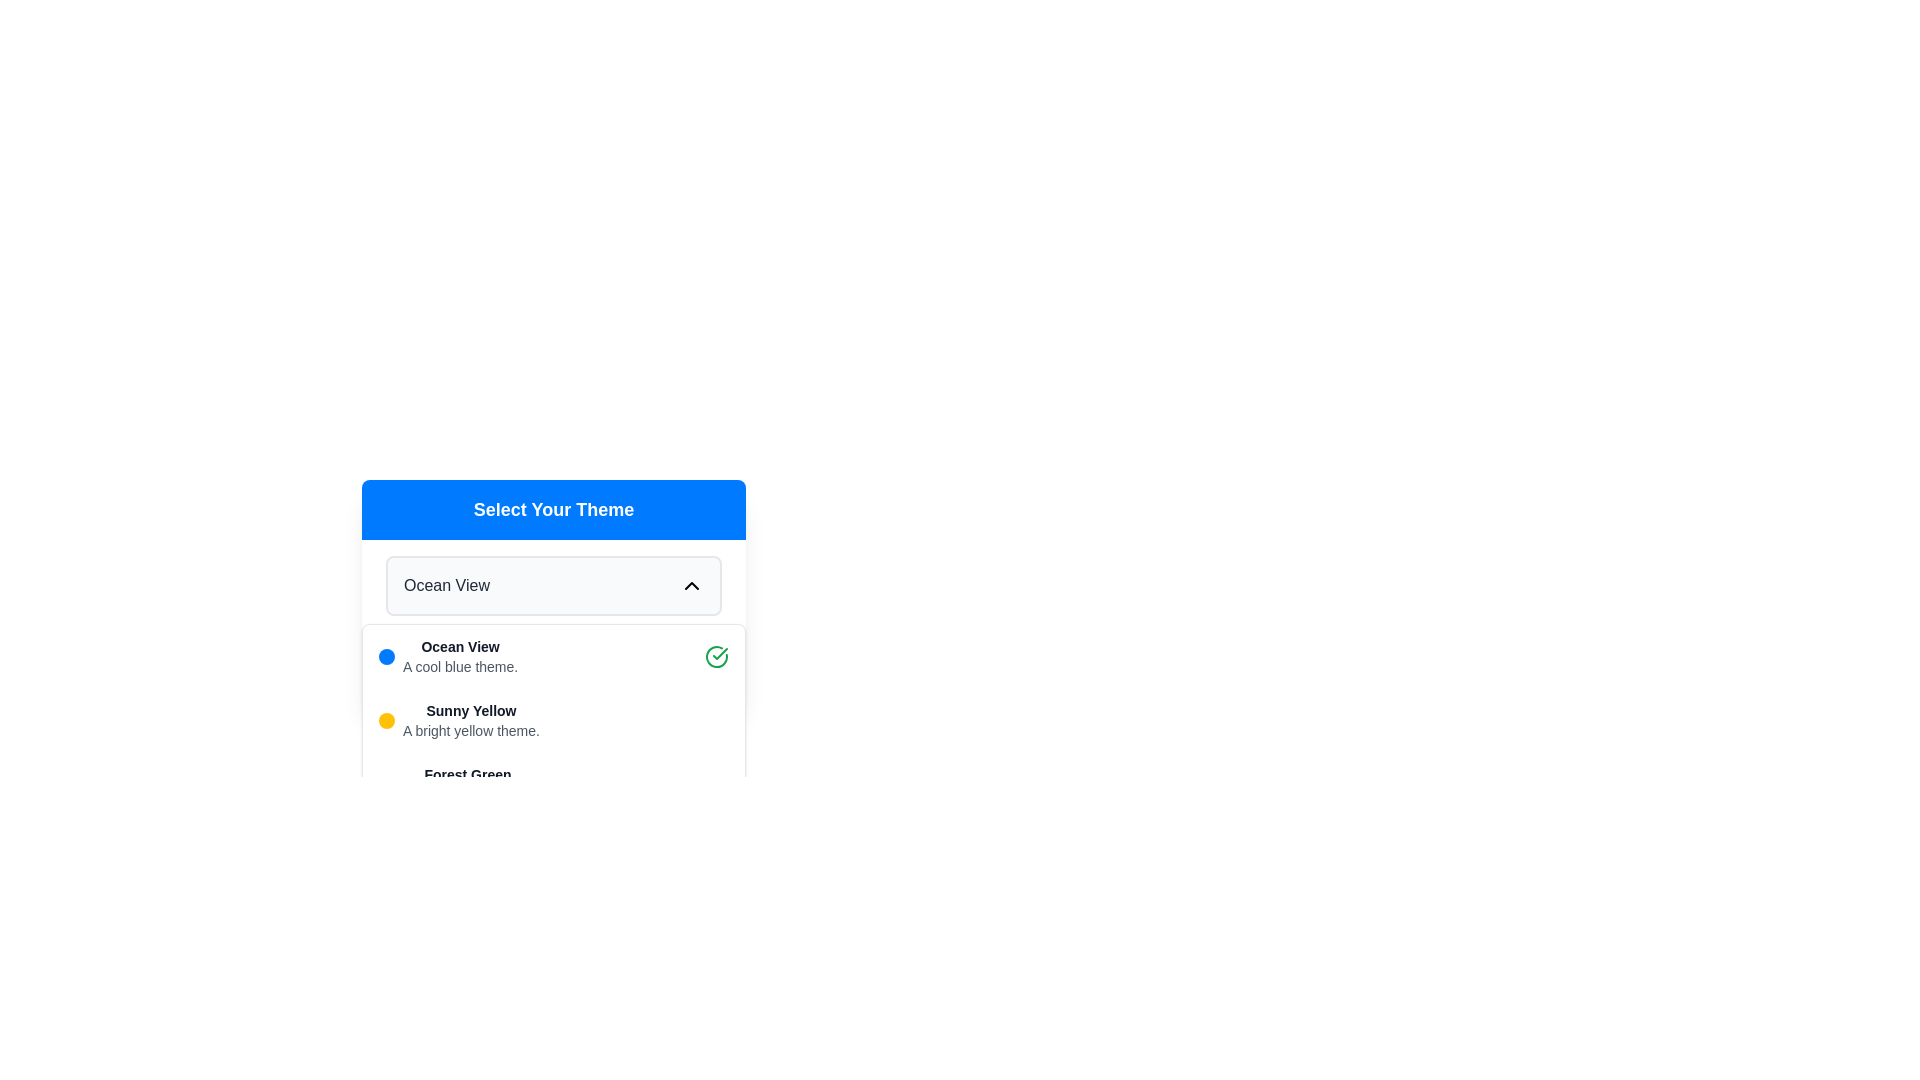  What do you see at coordinates (470, 731) in the screenshot?
I see `text providing a brief description of the 'Sunny Yellow' theme, which is located directly below the title 'Sunny Yellow' in the theme selection list` at bounding box center [470, 731].